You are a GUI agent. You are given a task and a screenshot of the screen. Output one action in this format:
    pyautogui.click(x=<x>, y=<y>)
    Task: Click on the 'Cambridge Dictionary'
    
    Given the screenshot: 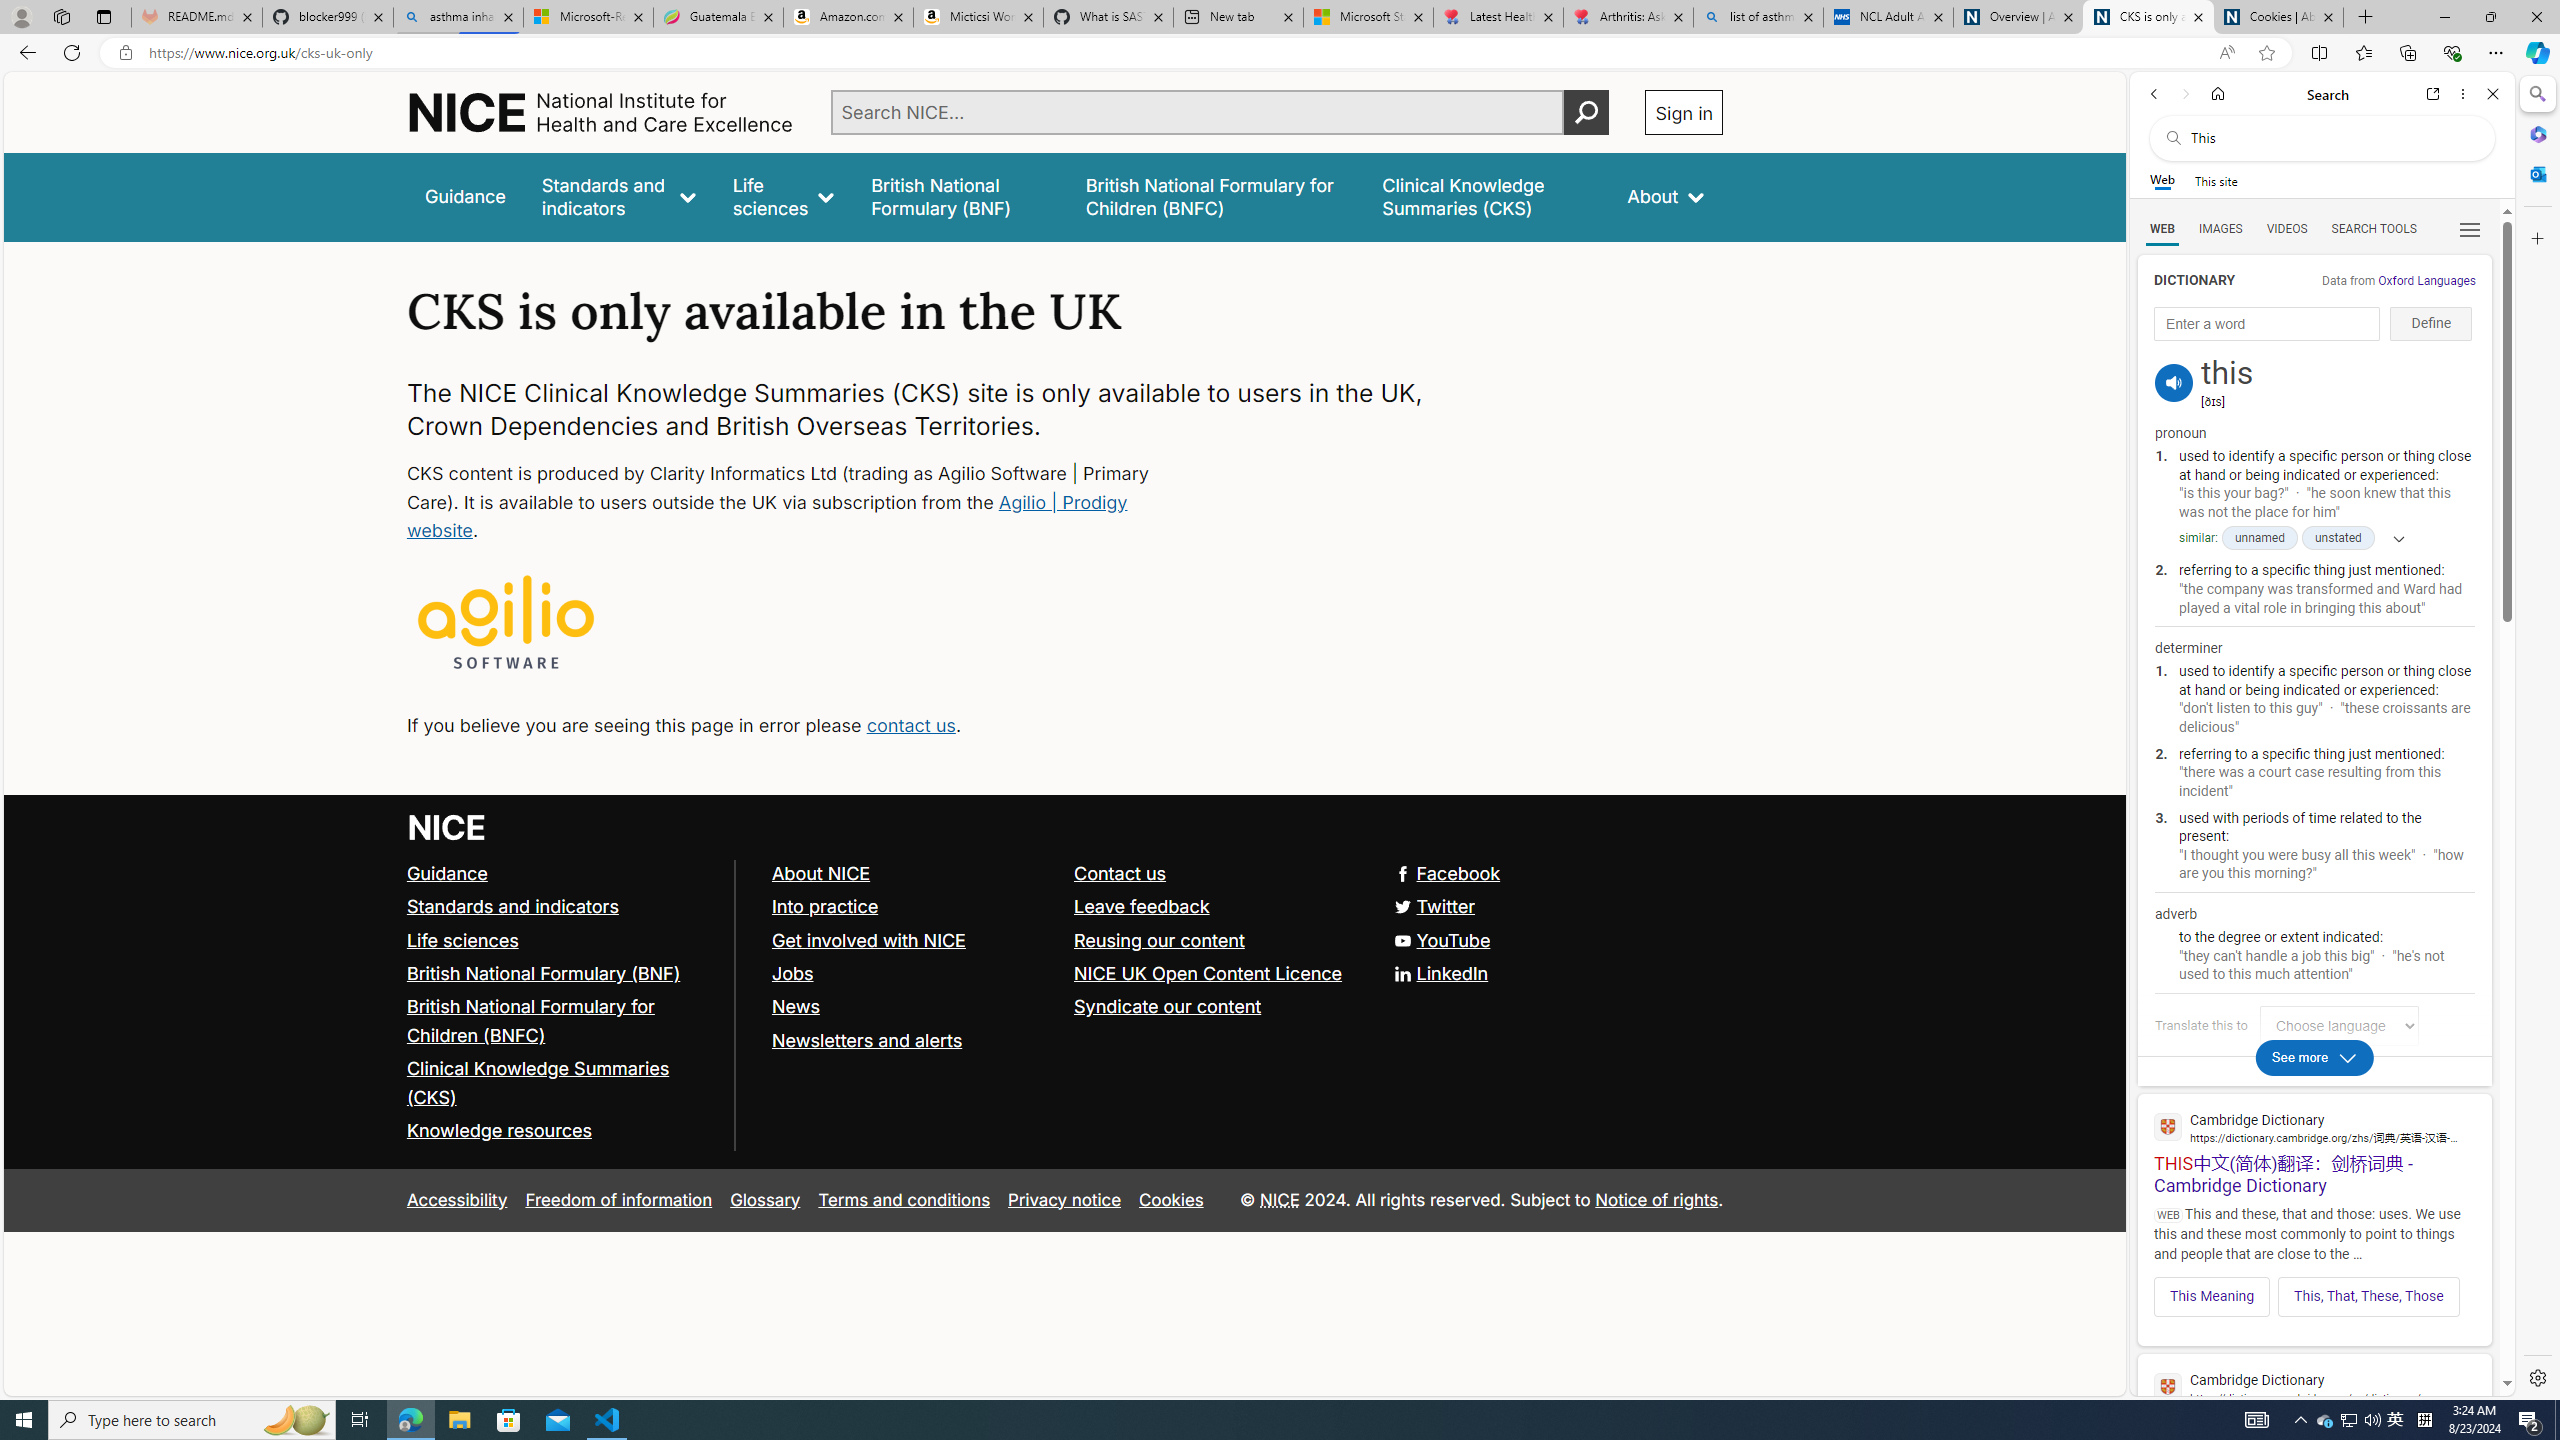 What is the action you would take?
    pyautogui.click(x=2314, y=1386)
    